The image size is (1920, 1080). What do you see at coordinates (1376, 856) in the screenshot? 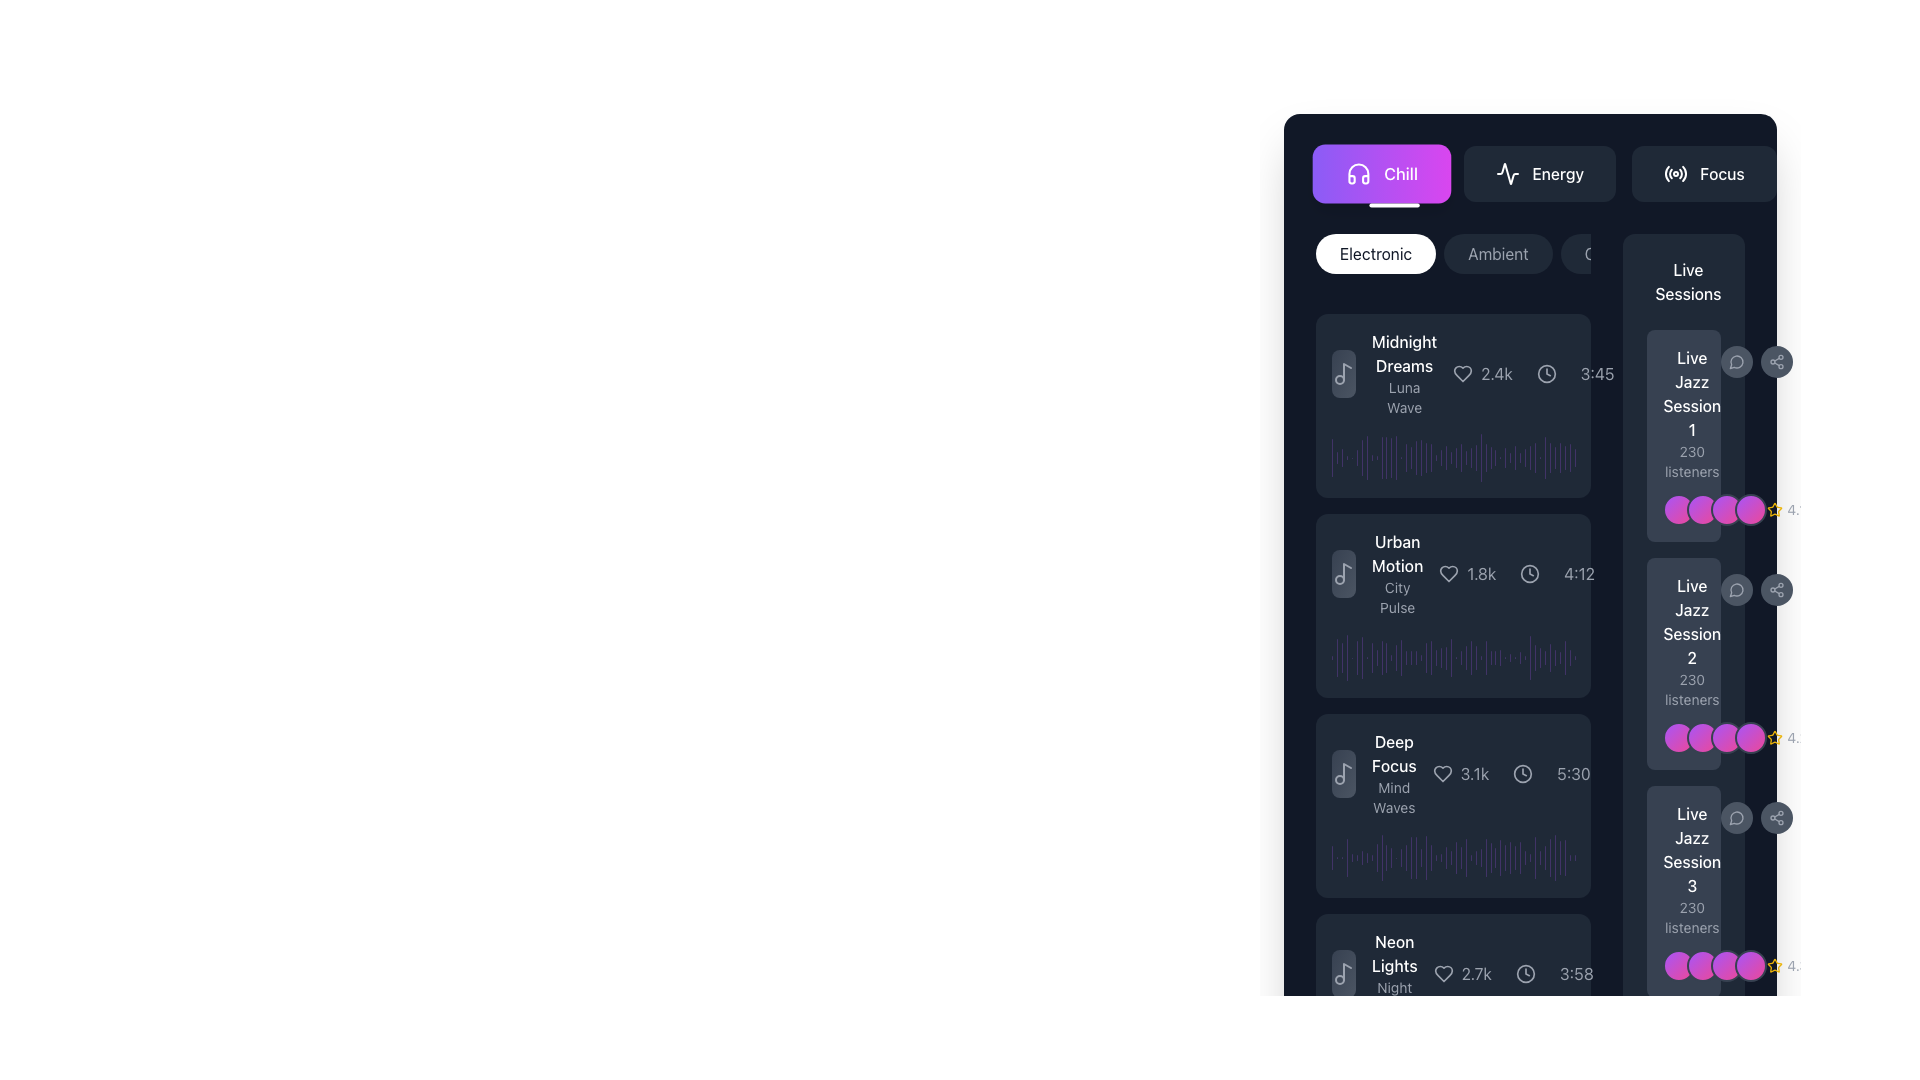
I see `the visual details of the graphical vertical bar that represents audio waveform visualization or activity level display, positioned among similar vertical bars in the music player's UI` at bounding box center [1376, 856].